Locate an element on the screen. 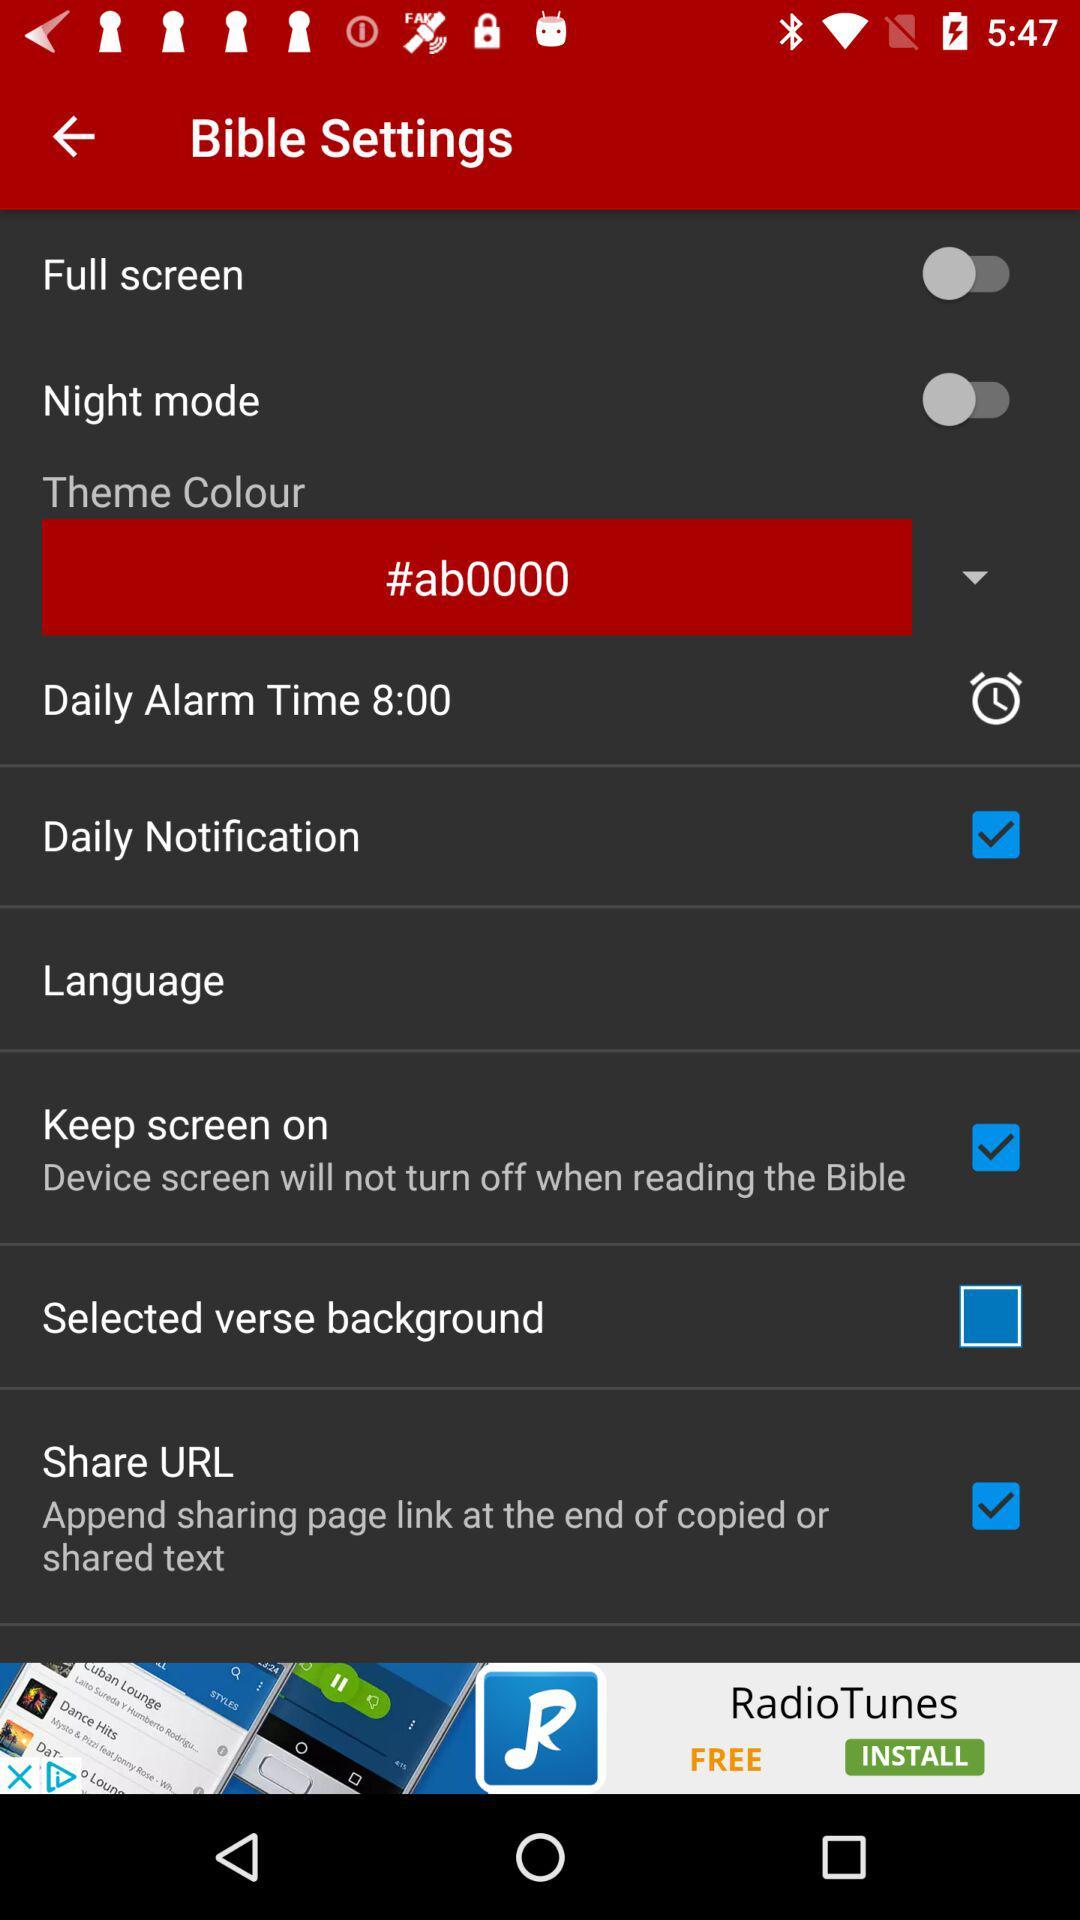 The height and width of the screenshot is (1920, 1080). on/off daily alarm is located at coordinates (995, 698).